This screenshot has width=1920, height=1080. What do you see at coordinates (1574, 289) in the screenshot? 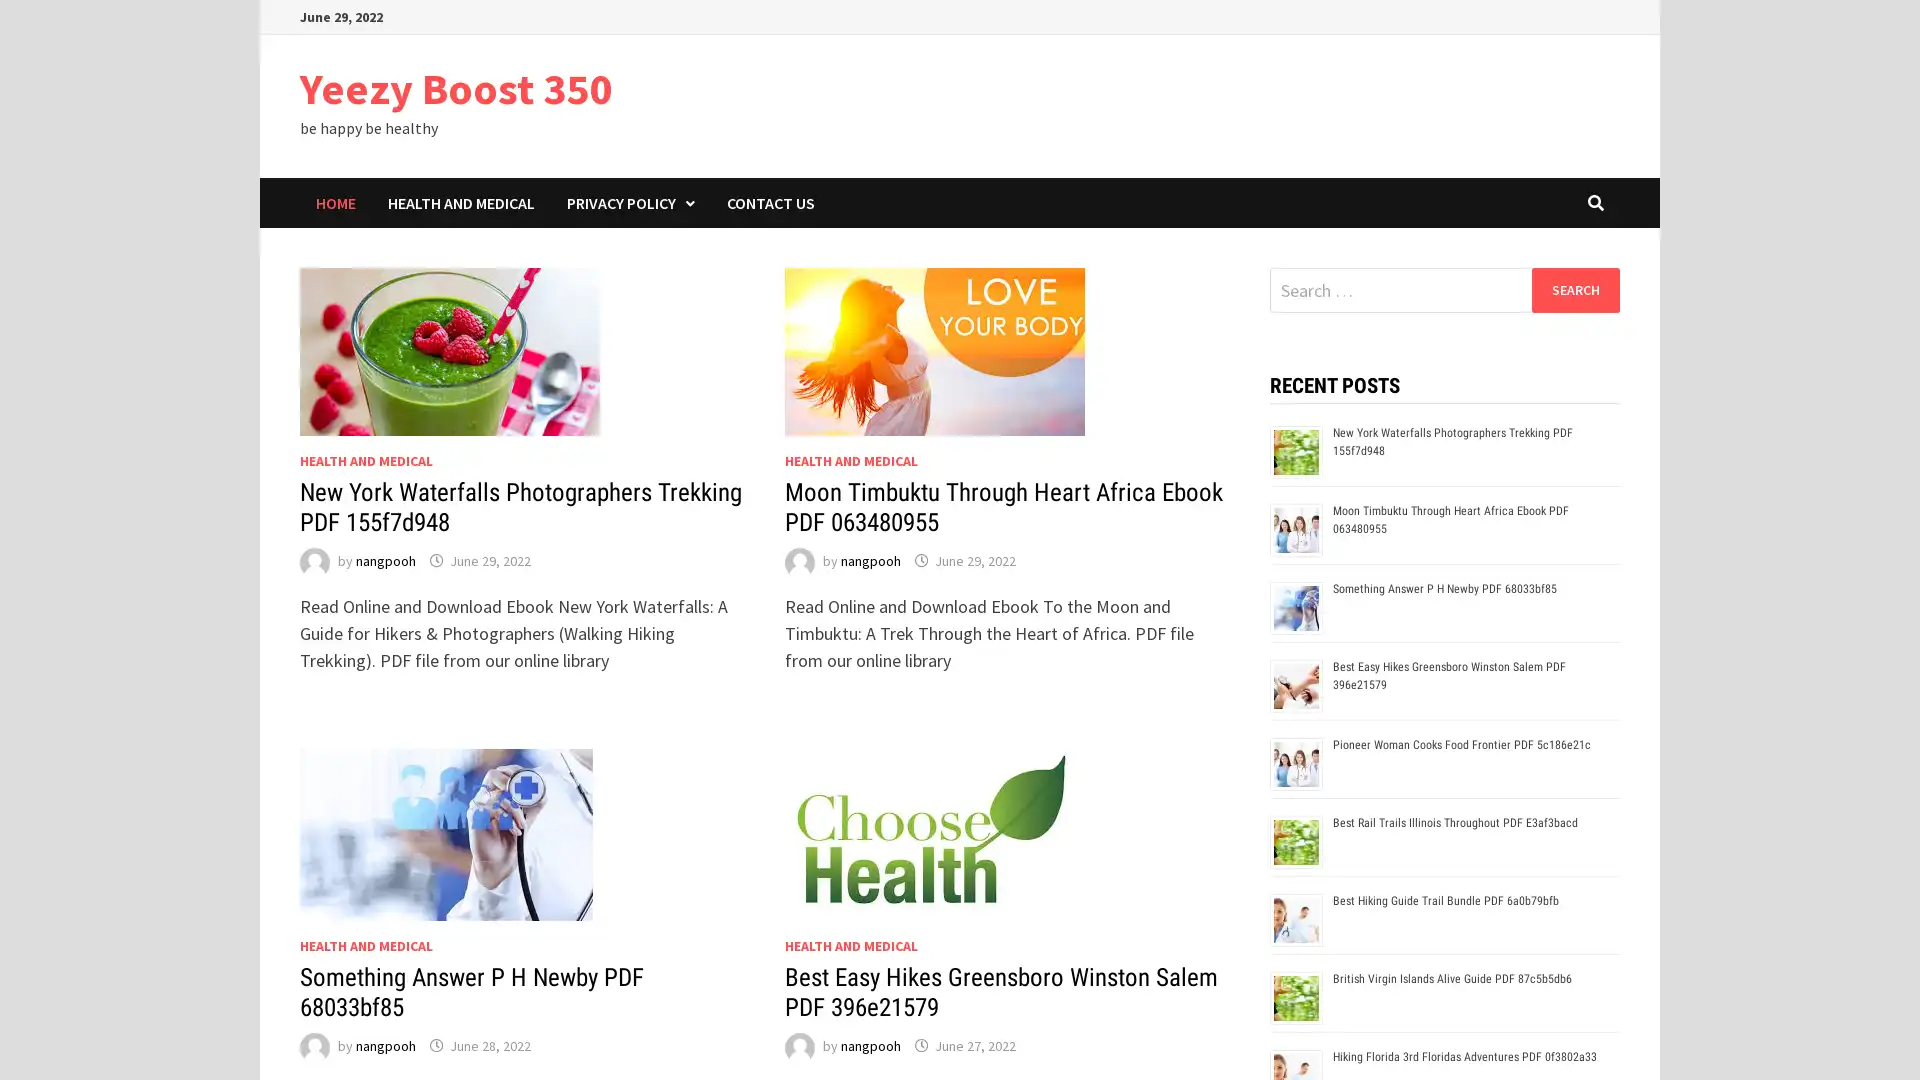
I see `Search` at bounding box center [1574, 289].